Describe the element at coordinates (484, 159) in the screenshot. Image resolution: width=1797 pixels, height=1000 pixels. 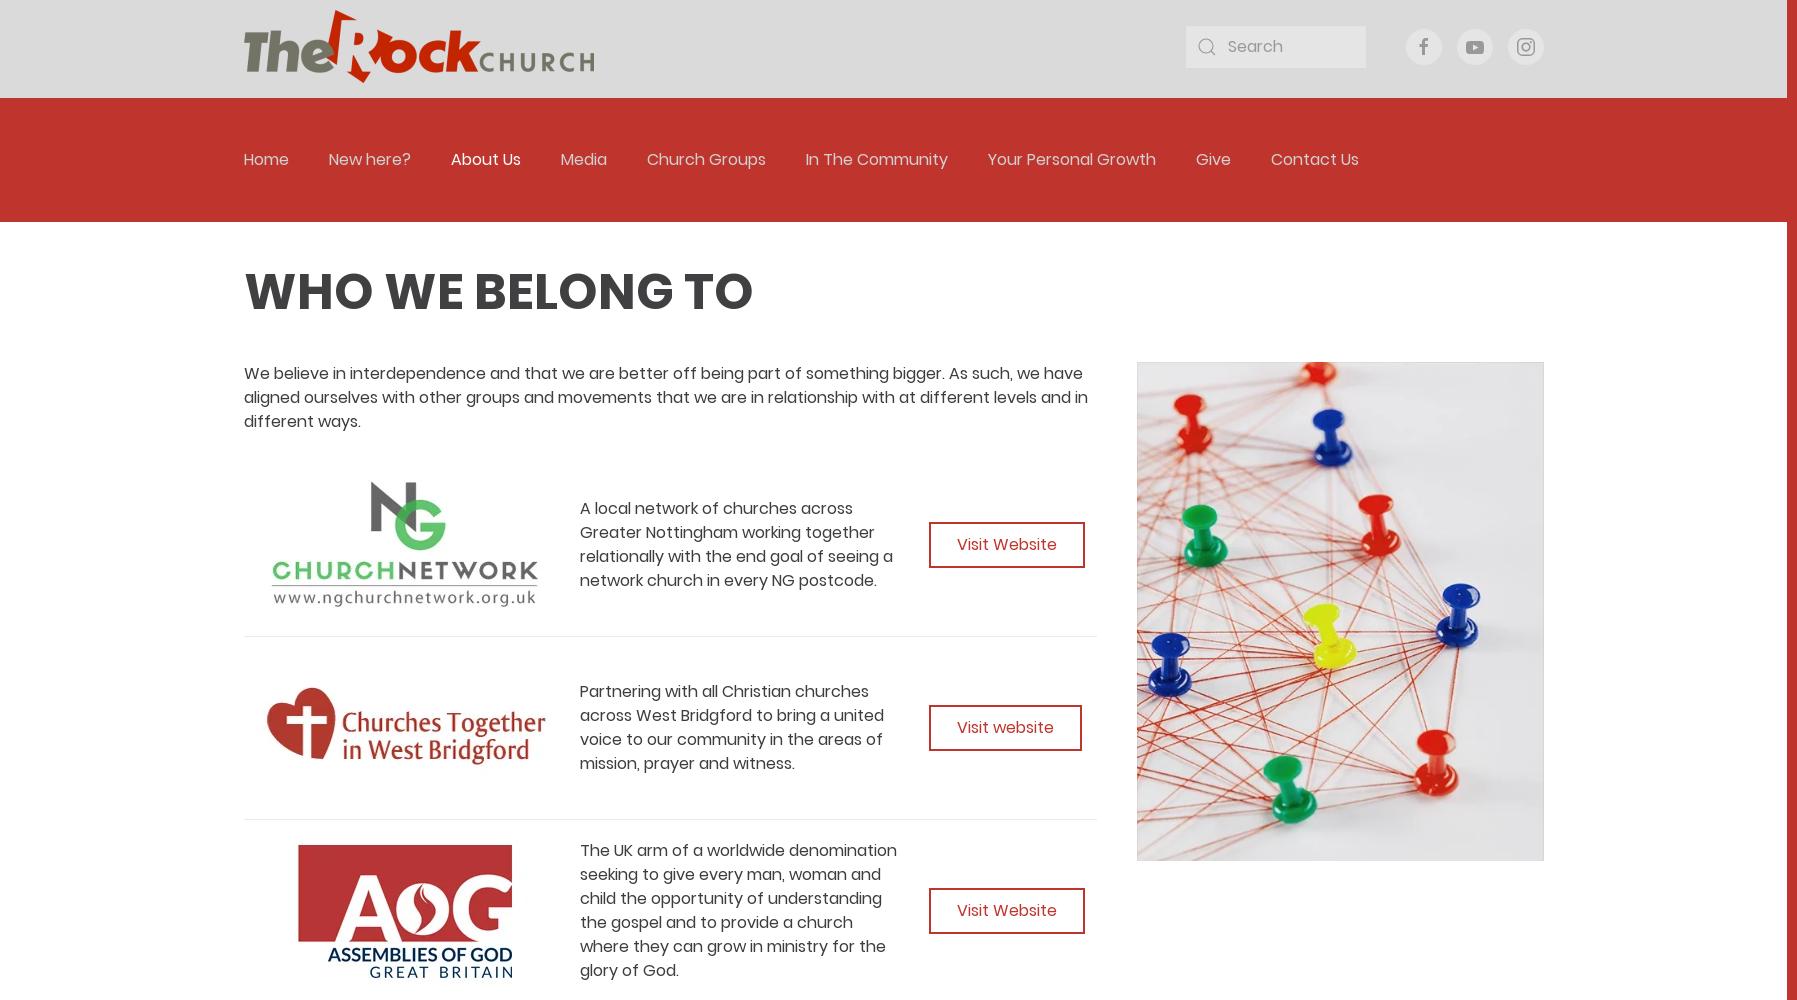
I see `'About Us'` at that location.